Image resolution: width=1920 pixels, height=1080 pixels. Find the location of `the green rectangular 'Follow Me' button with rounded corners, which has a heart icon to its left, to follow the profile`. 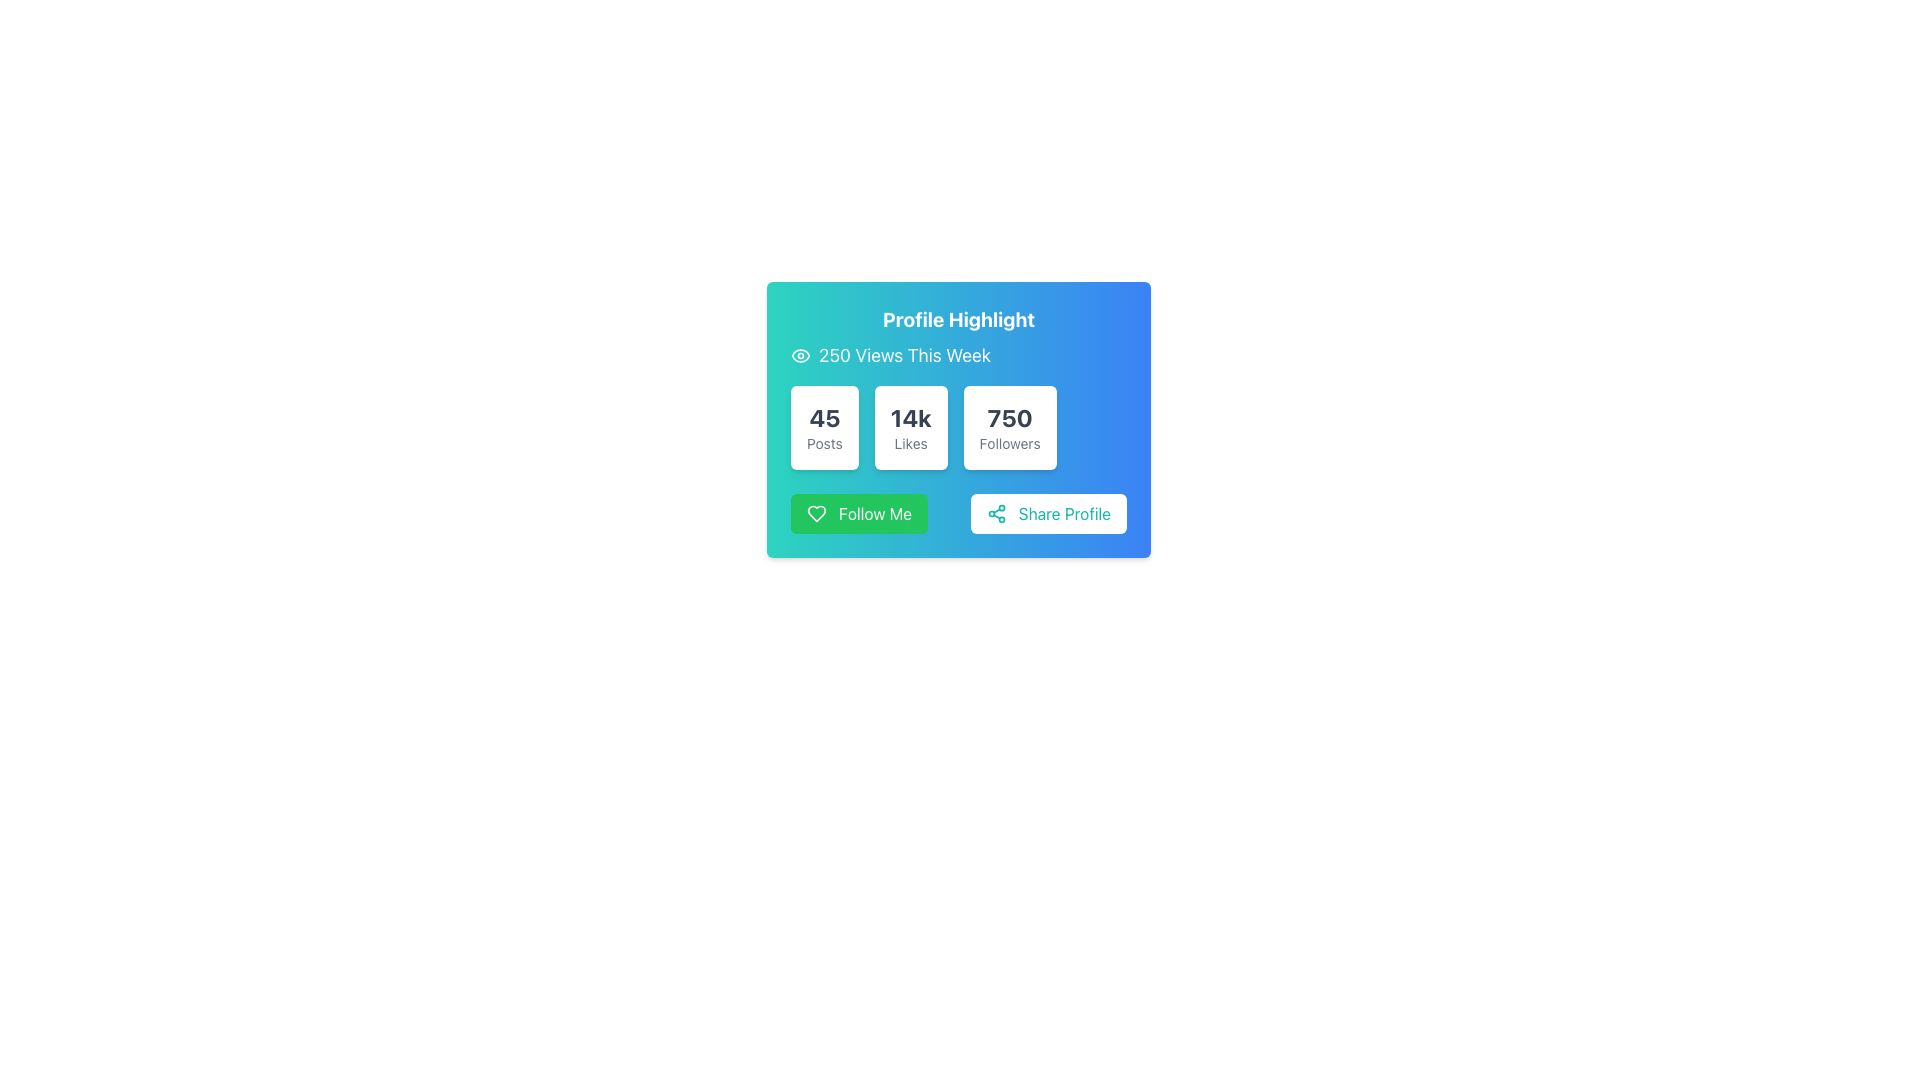

the green rectangular 'Follow Me' button with rounded corners, which has a heart icon to its left, to follow the profile is located at coordinates (859, 512).